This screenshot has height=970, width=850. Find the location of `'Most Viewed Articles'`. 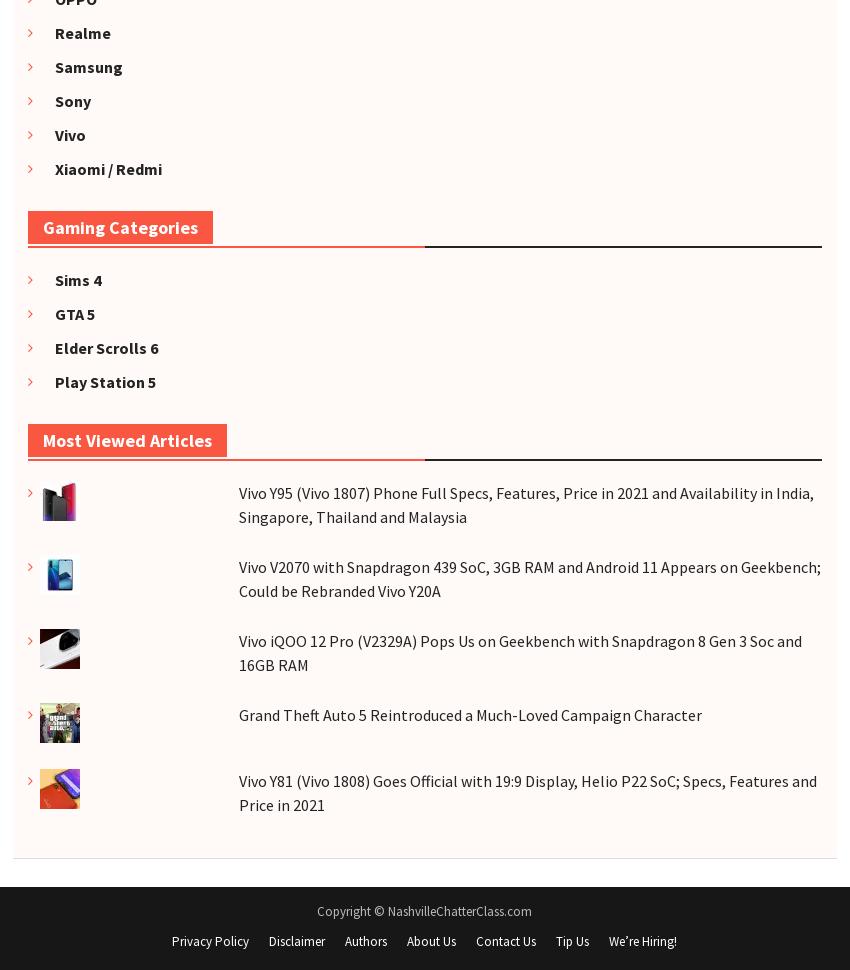

'Most Viewed Articles' is located at coordinates (125, 438).